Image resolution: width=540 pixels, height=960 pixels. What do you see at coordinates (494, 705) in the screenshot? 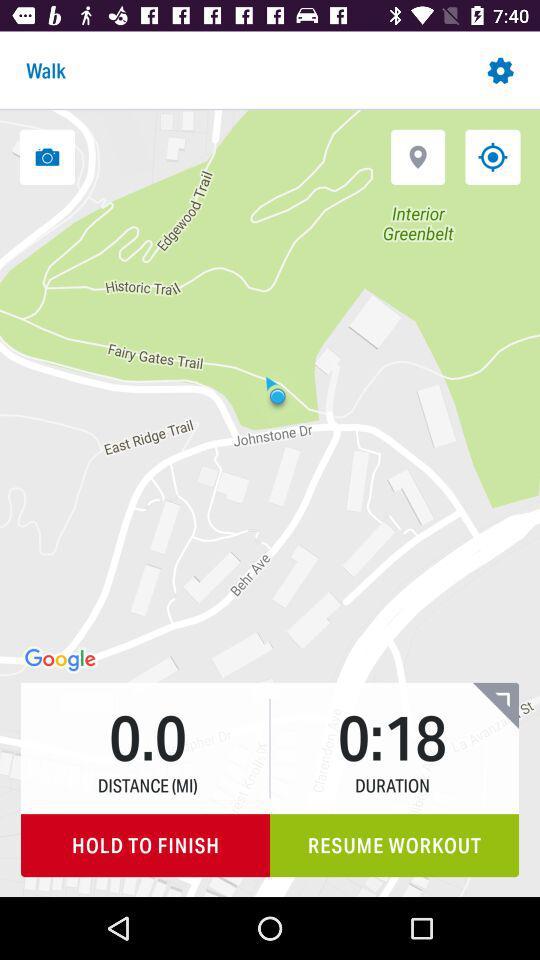
I see `icon above resume workout item` at bounding box center [494, 705].